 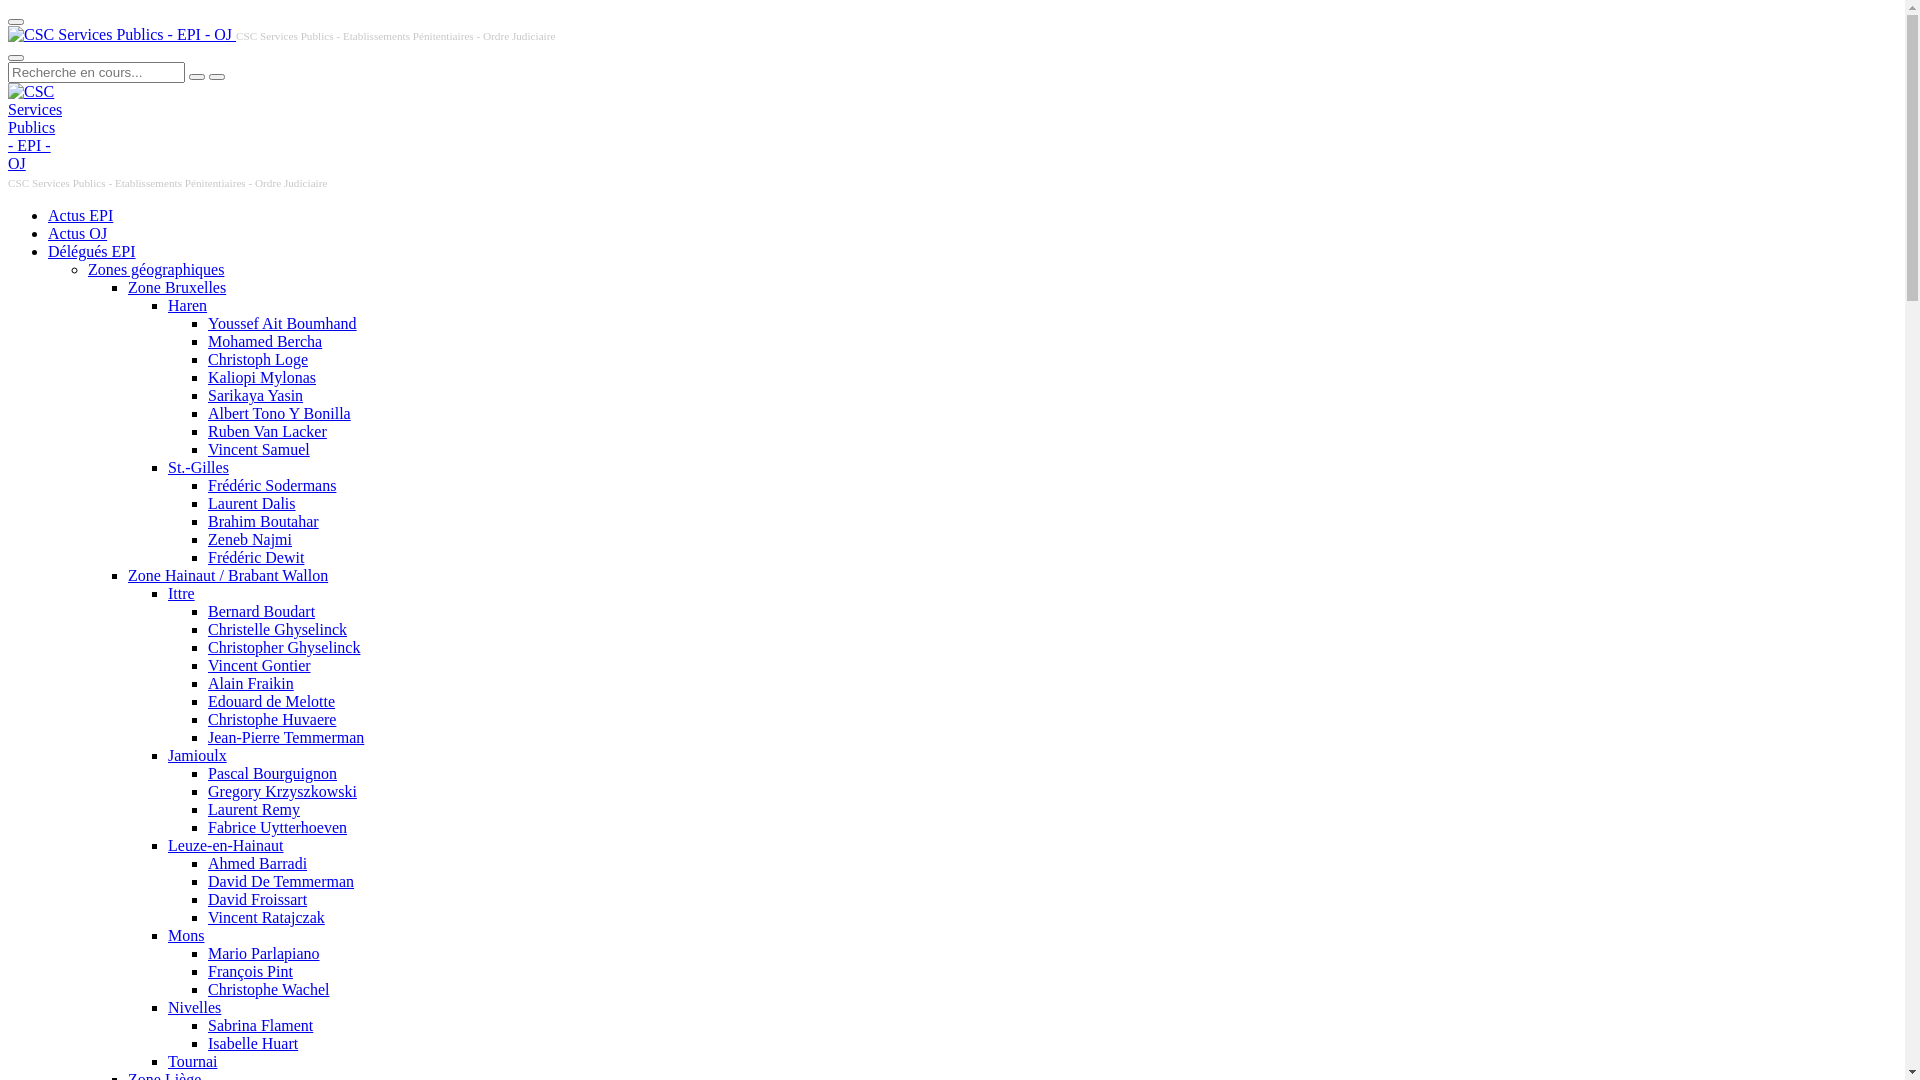 What do you see at coordinates (282, 647) in the screenshot?
I see `'Christopher Ghyselinck'` at bounding box center [282, 647].